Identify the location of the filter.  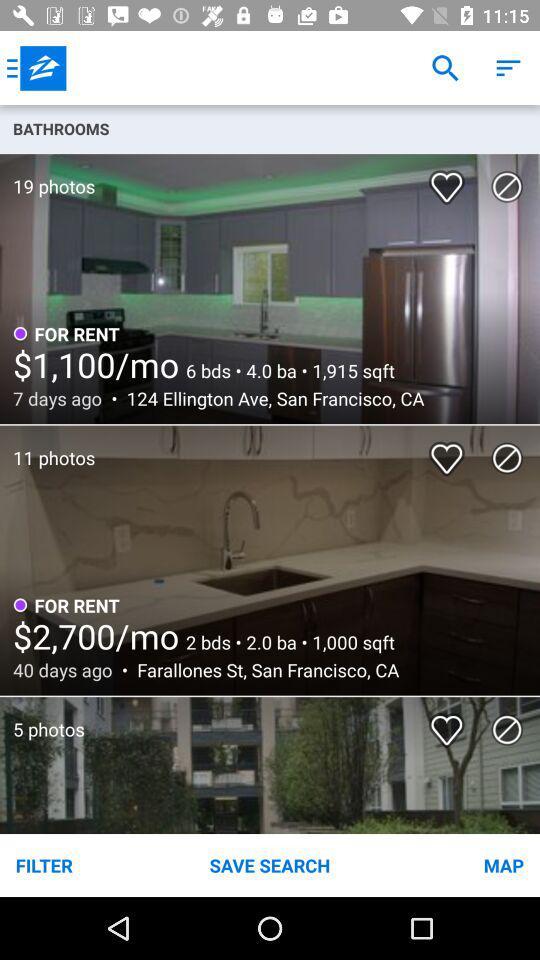
(89, 864).